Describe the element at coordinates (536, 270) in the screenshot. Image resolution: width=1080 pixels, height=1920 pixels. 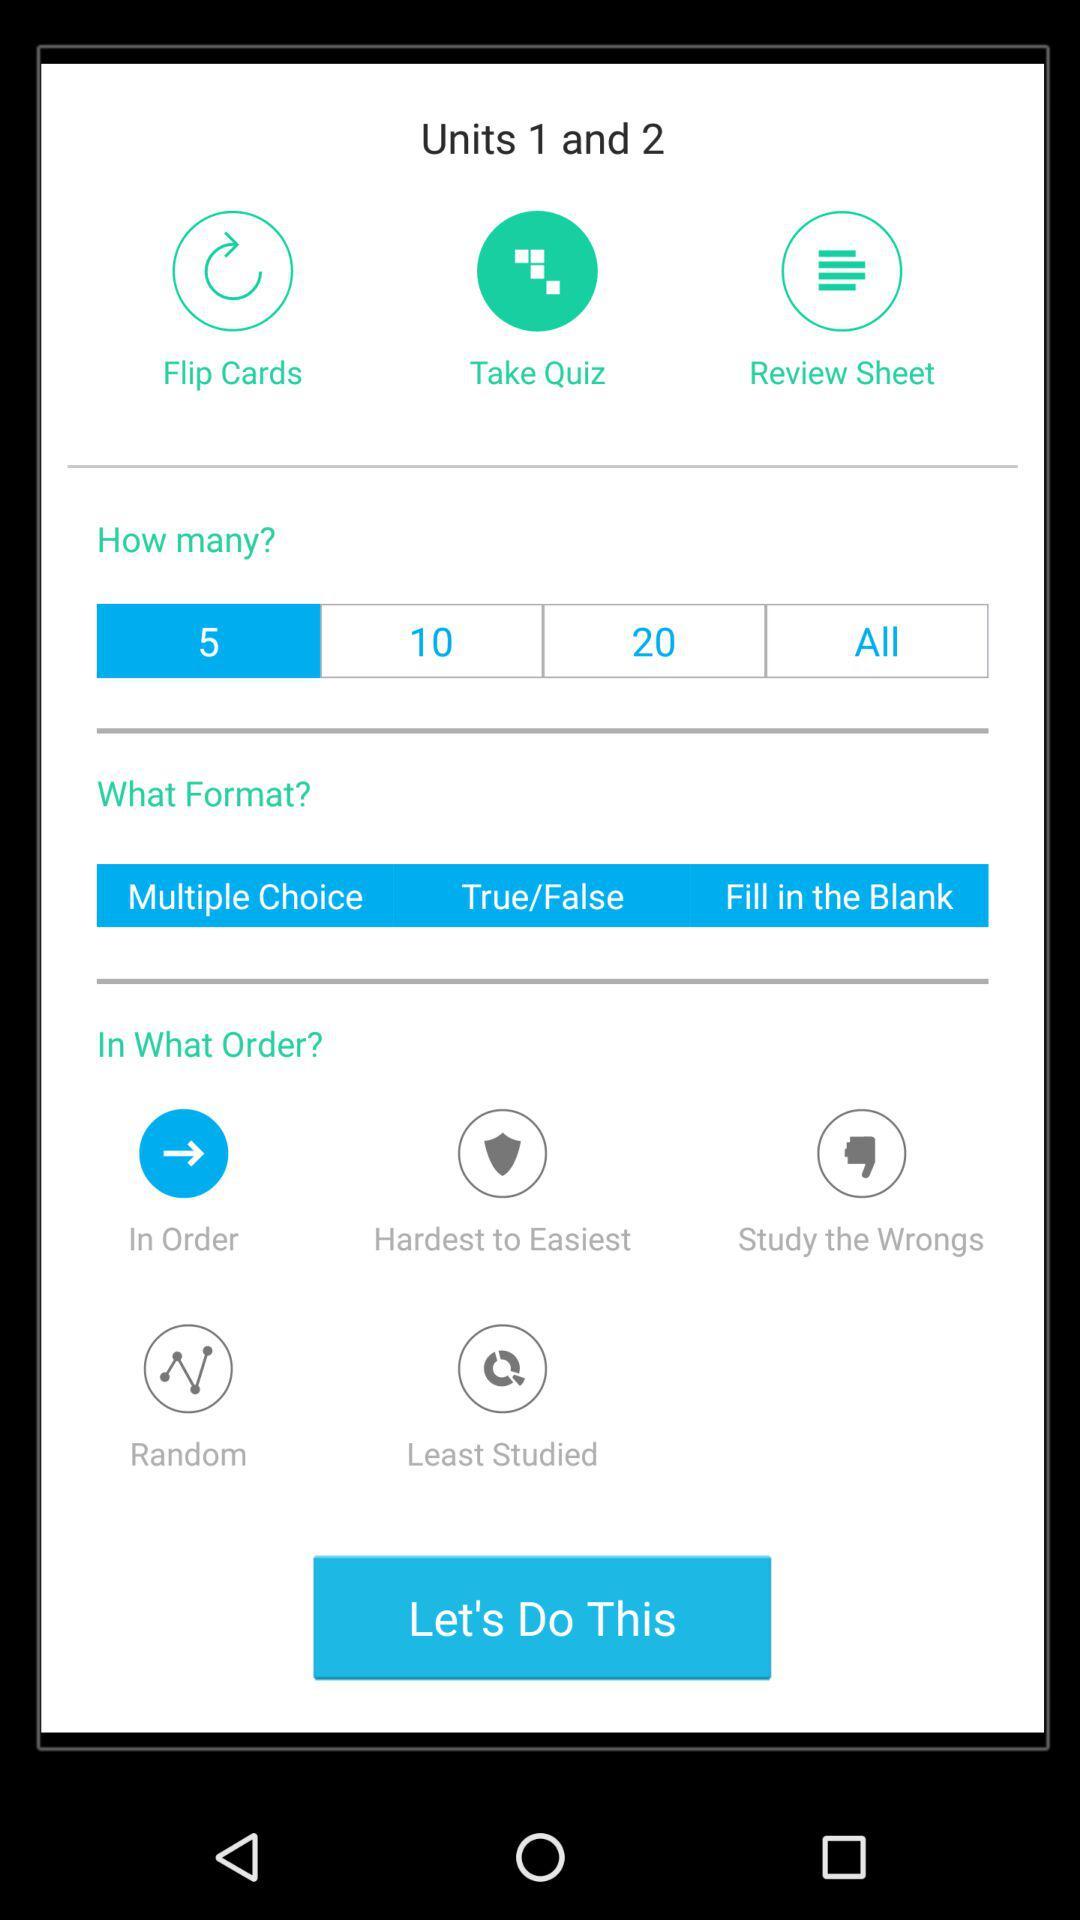
I see `starts taking quiz` at that location.